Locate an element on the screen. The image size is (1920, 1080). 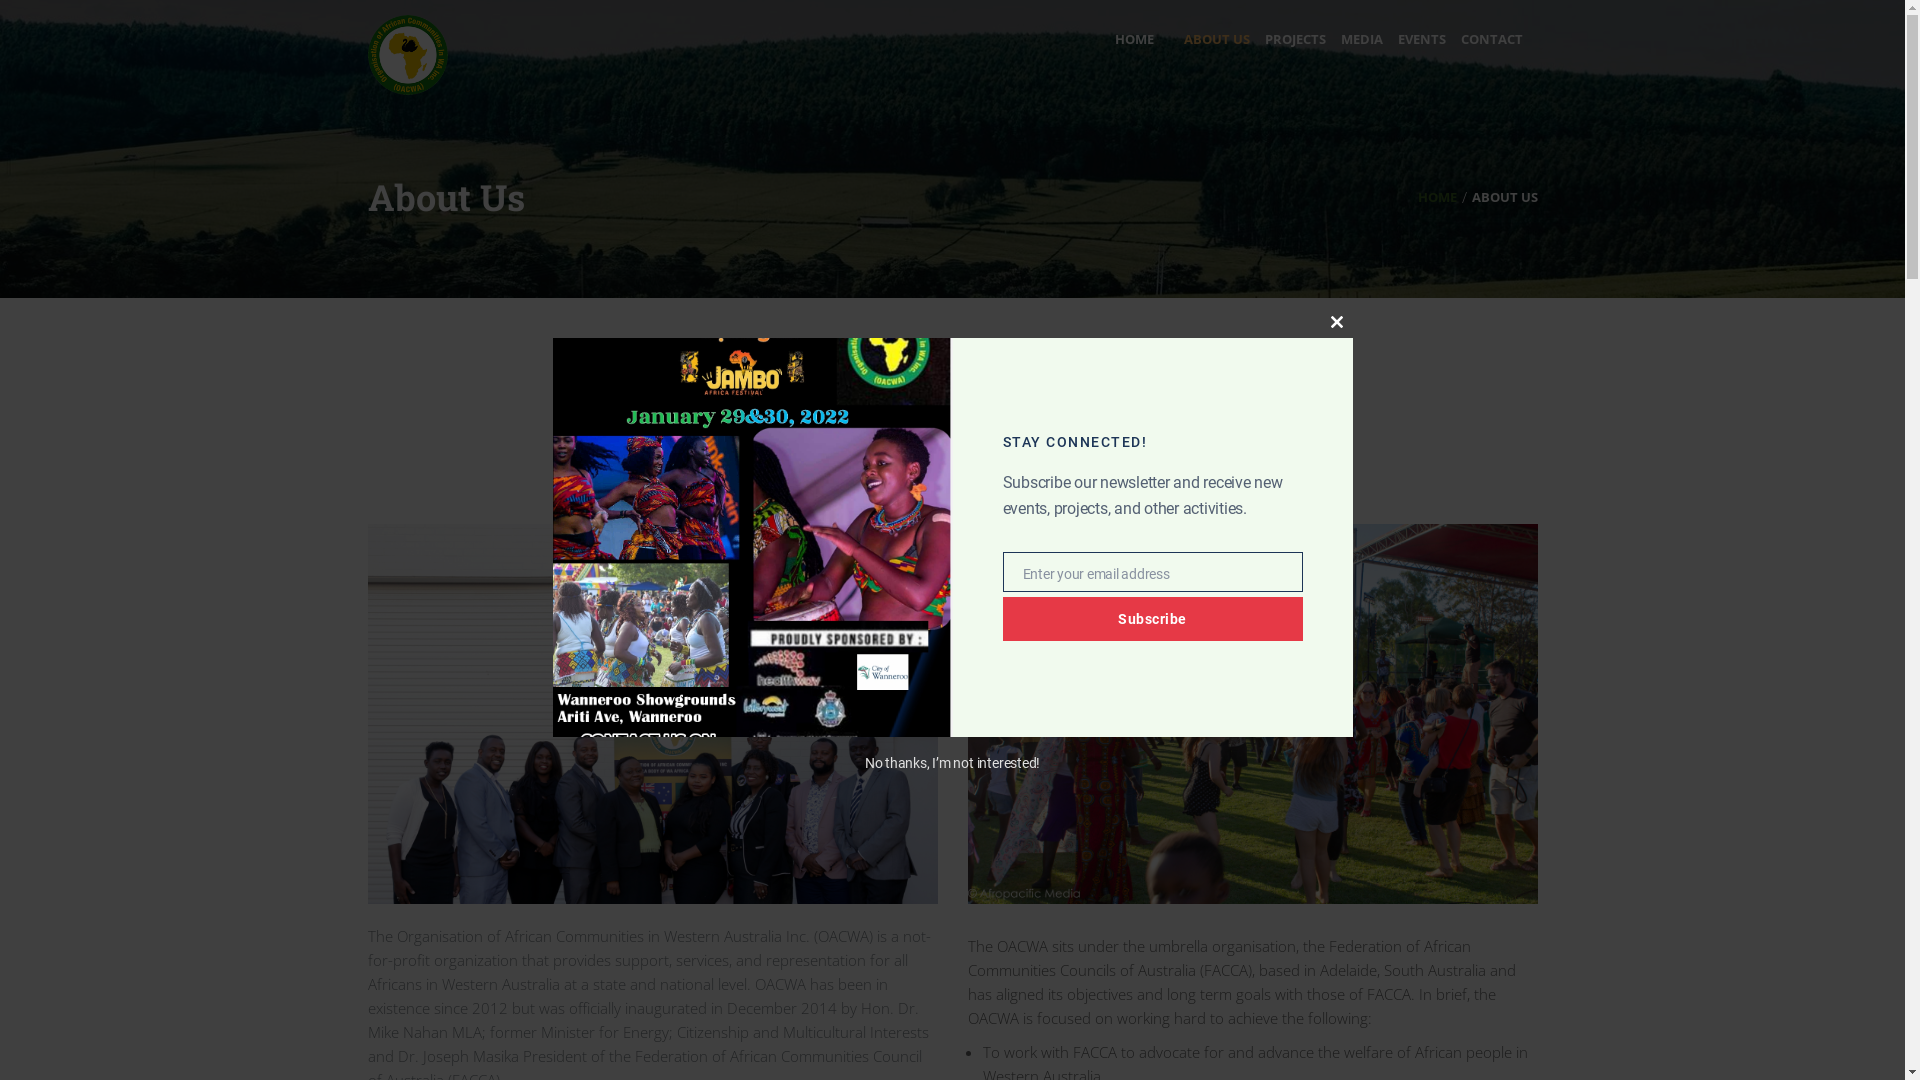
'Close this module' is located at coordinates (1335, 320).